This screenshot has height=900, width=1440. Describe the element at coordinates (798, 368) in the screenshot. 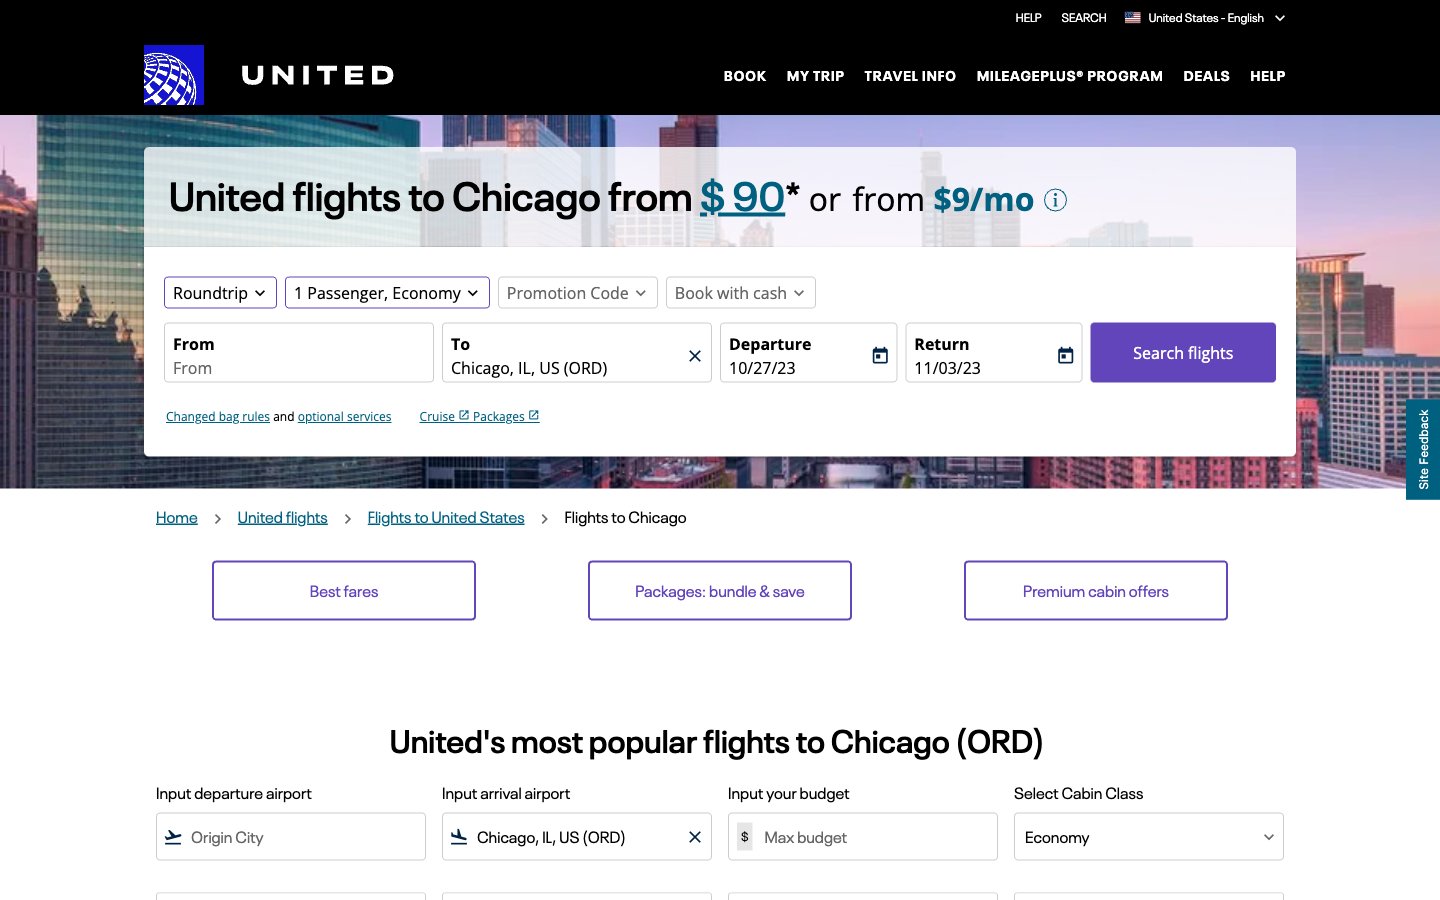

I see `Change the start point and the destination` at that location.